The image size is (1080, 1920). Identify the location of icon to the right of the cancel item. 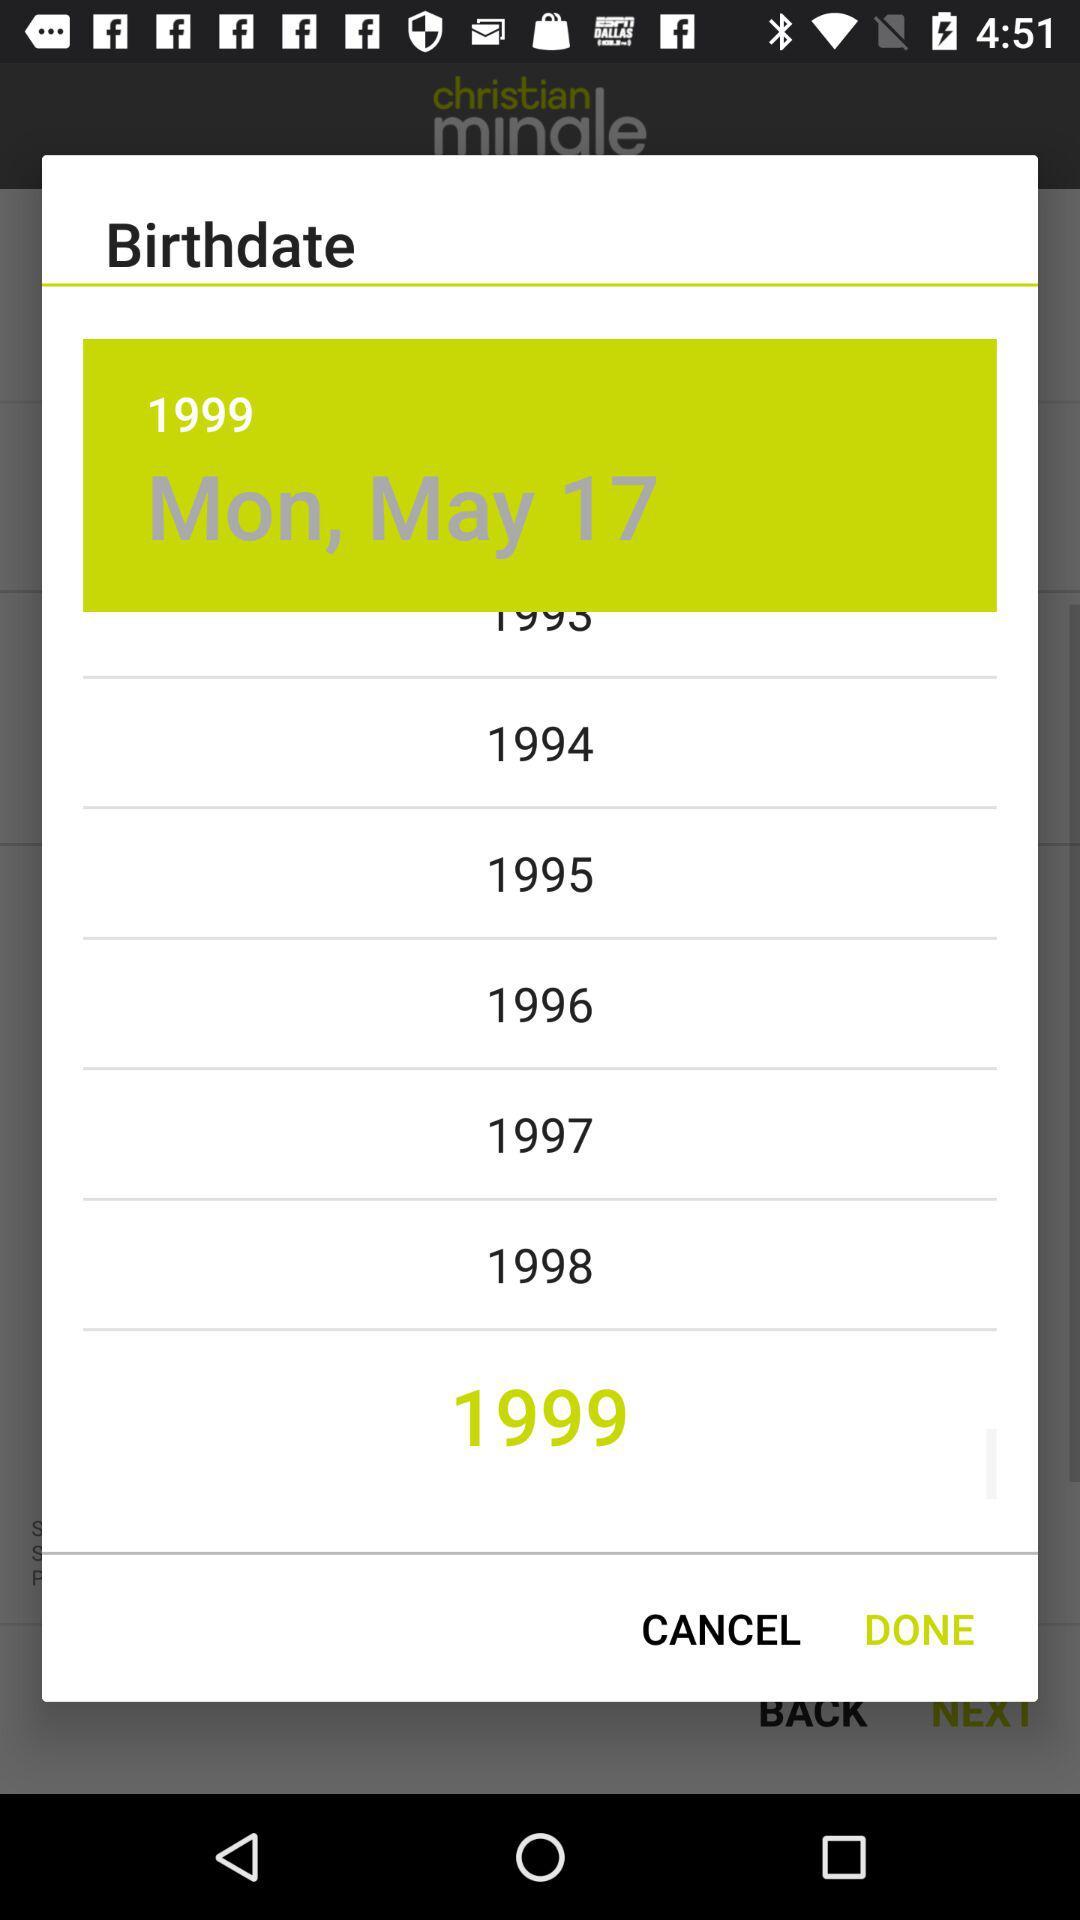
(919, 1628).